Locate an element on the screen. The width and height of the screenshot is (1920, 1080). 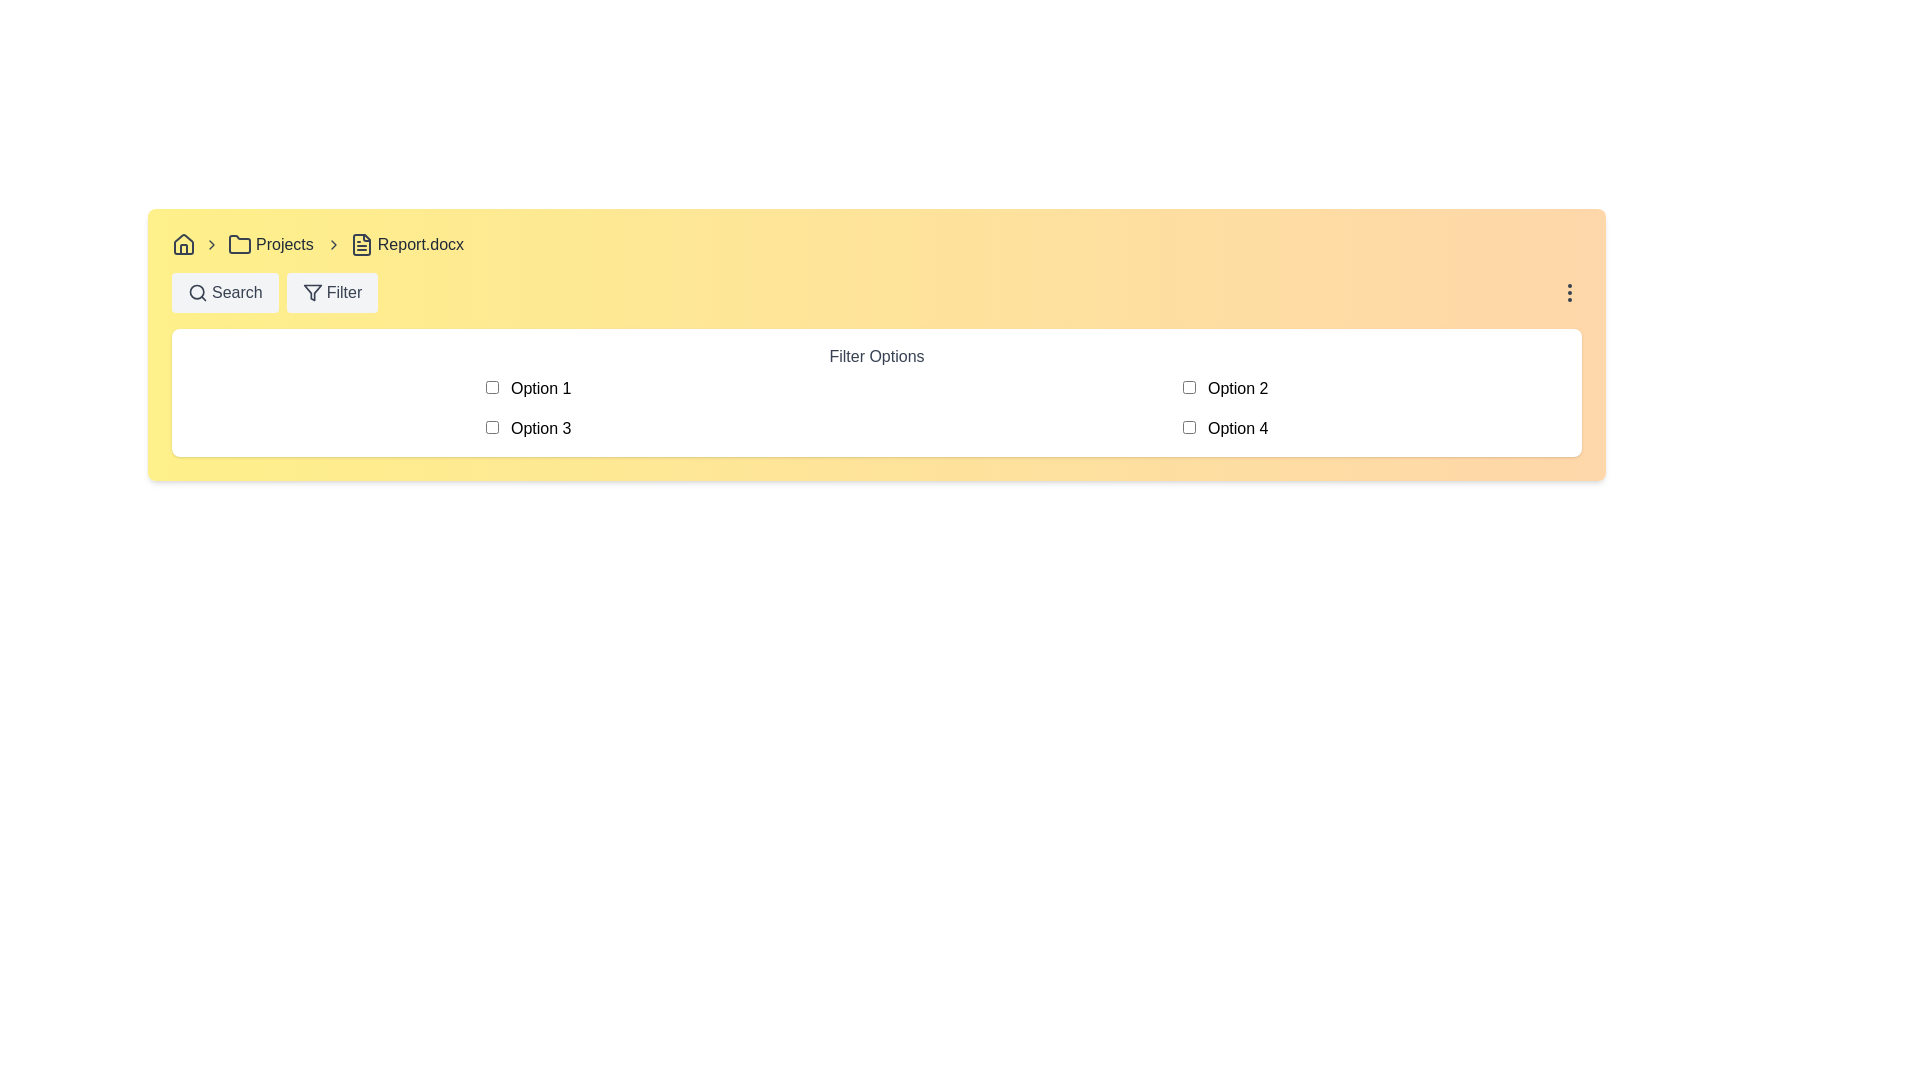
the checkbox labeled 'Option 4' is located at coordinates (1224, 427).